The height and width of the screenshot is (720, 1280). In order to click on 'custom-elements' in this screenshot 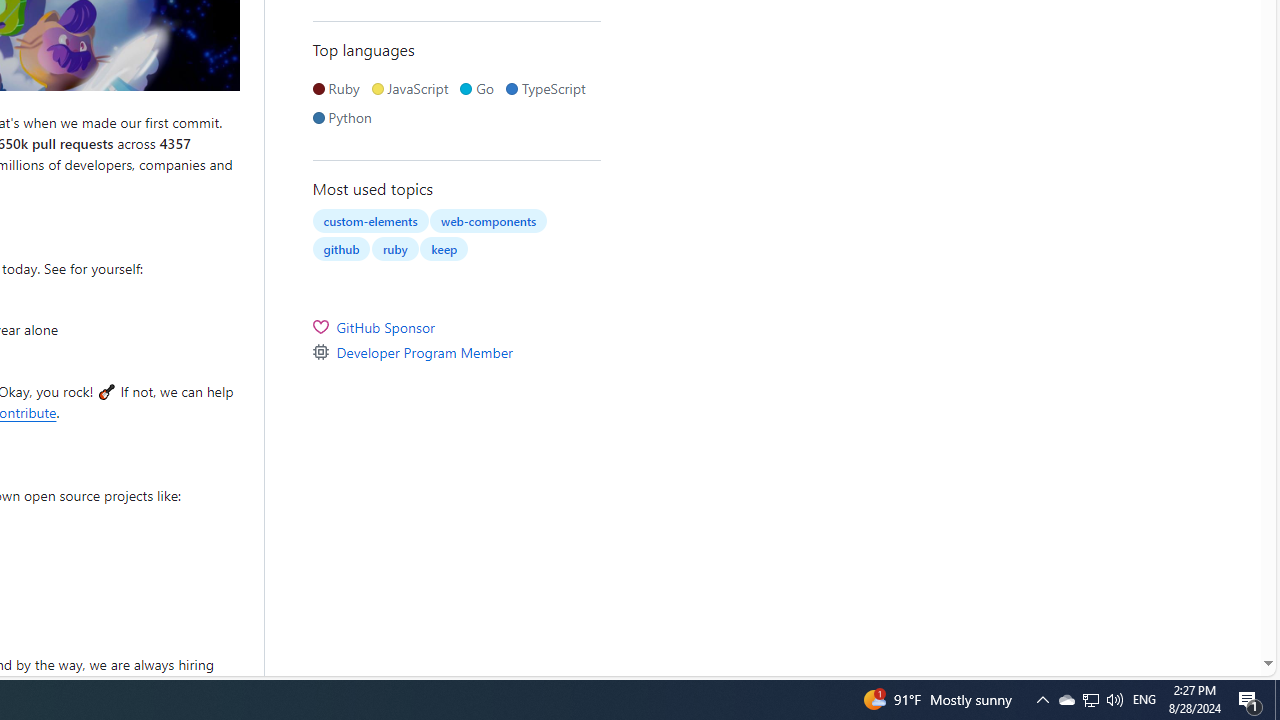, I will do `click(370, 221)`.